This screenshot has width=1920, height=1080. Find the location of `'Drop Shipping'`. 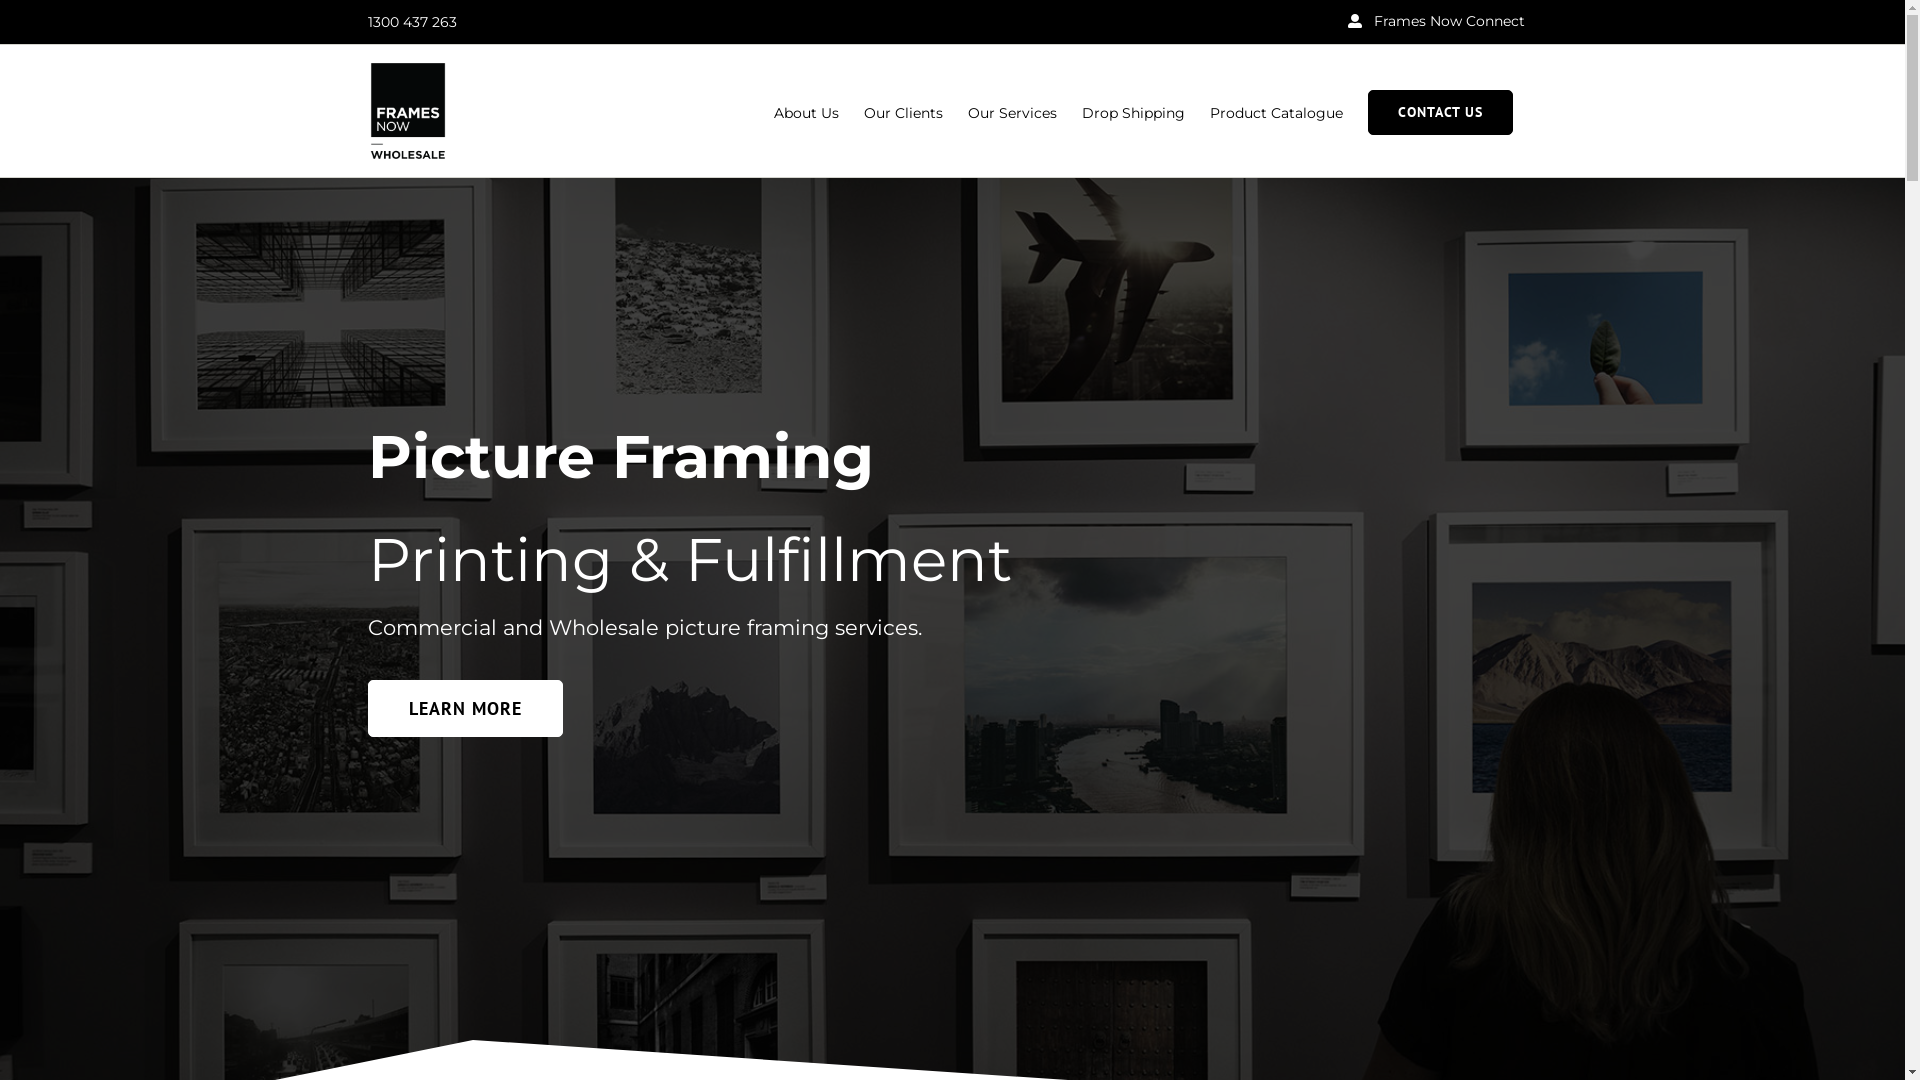

'Drop Shipping' is located at coordinates (1133, 111).